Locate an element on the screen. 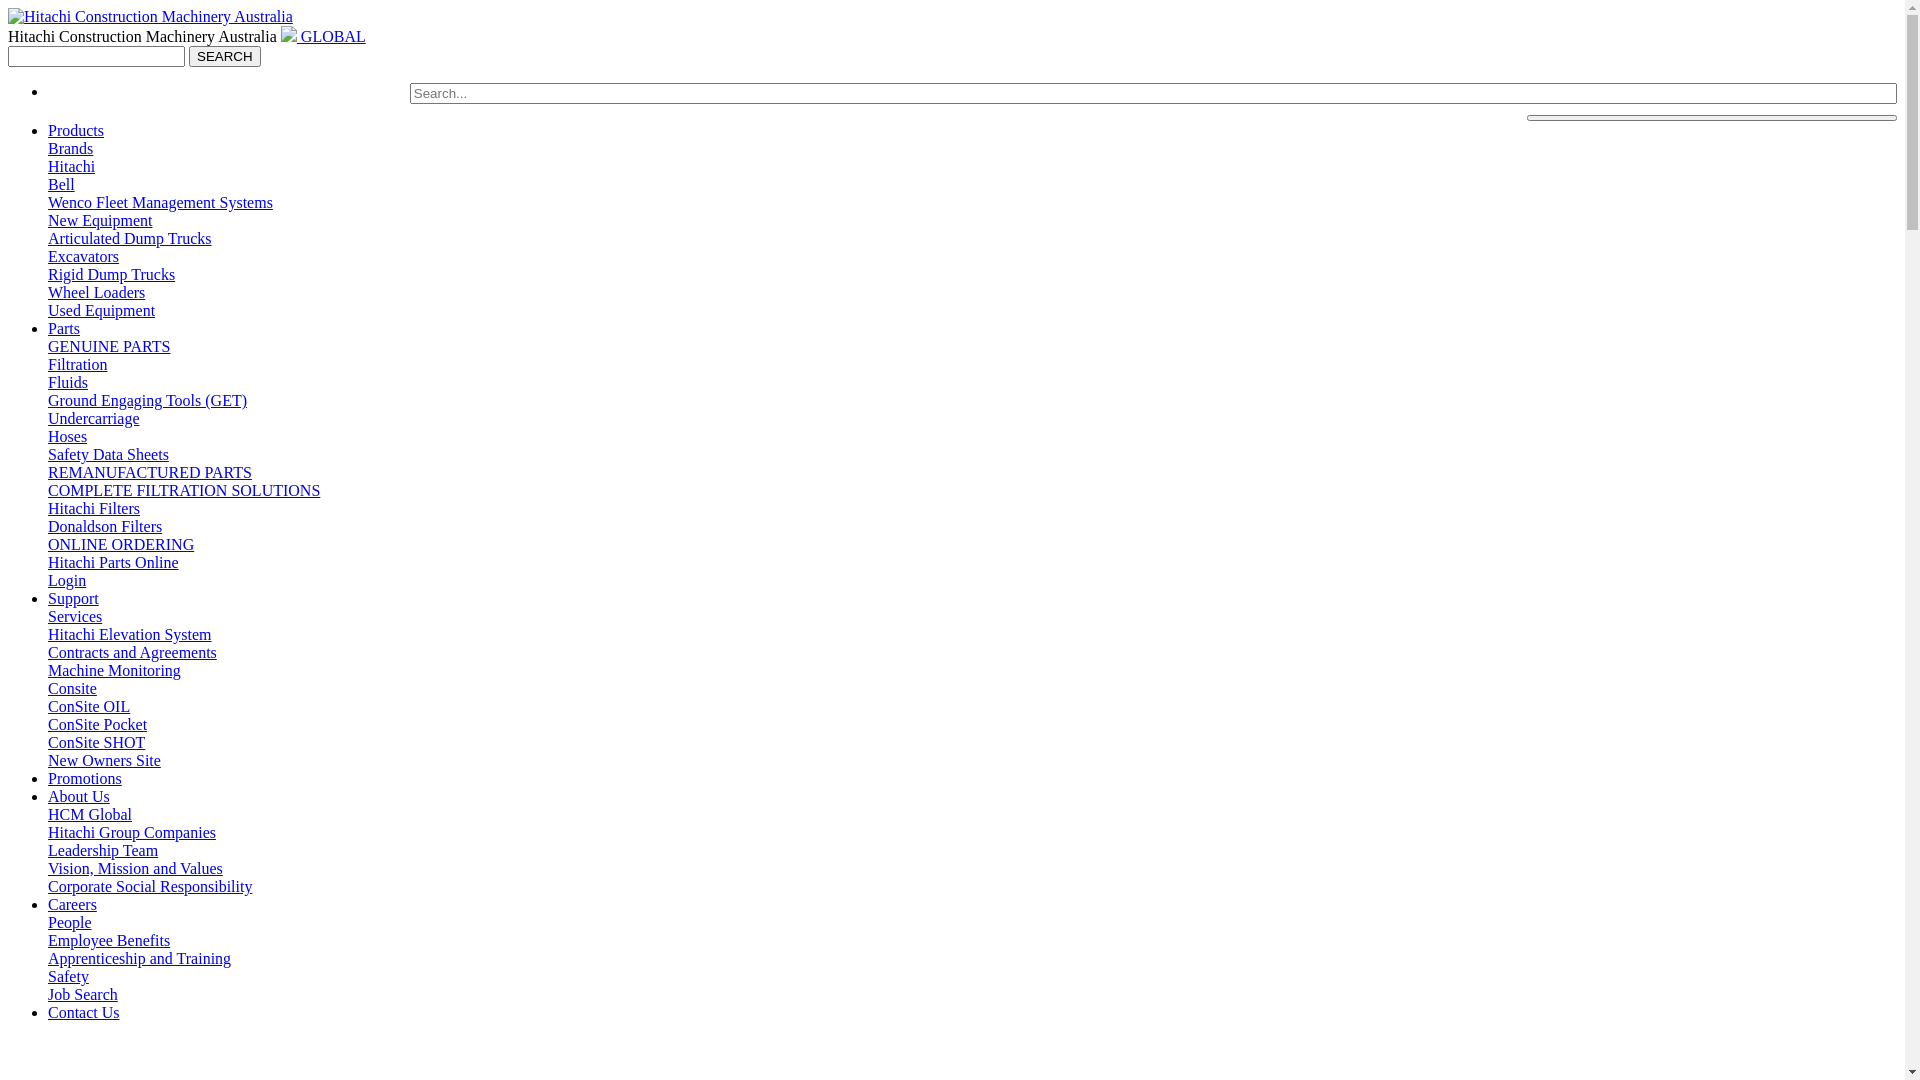 This screenshot has height=1080, width=1920. 'About Us' is located at coordinates (48, 795).